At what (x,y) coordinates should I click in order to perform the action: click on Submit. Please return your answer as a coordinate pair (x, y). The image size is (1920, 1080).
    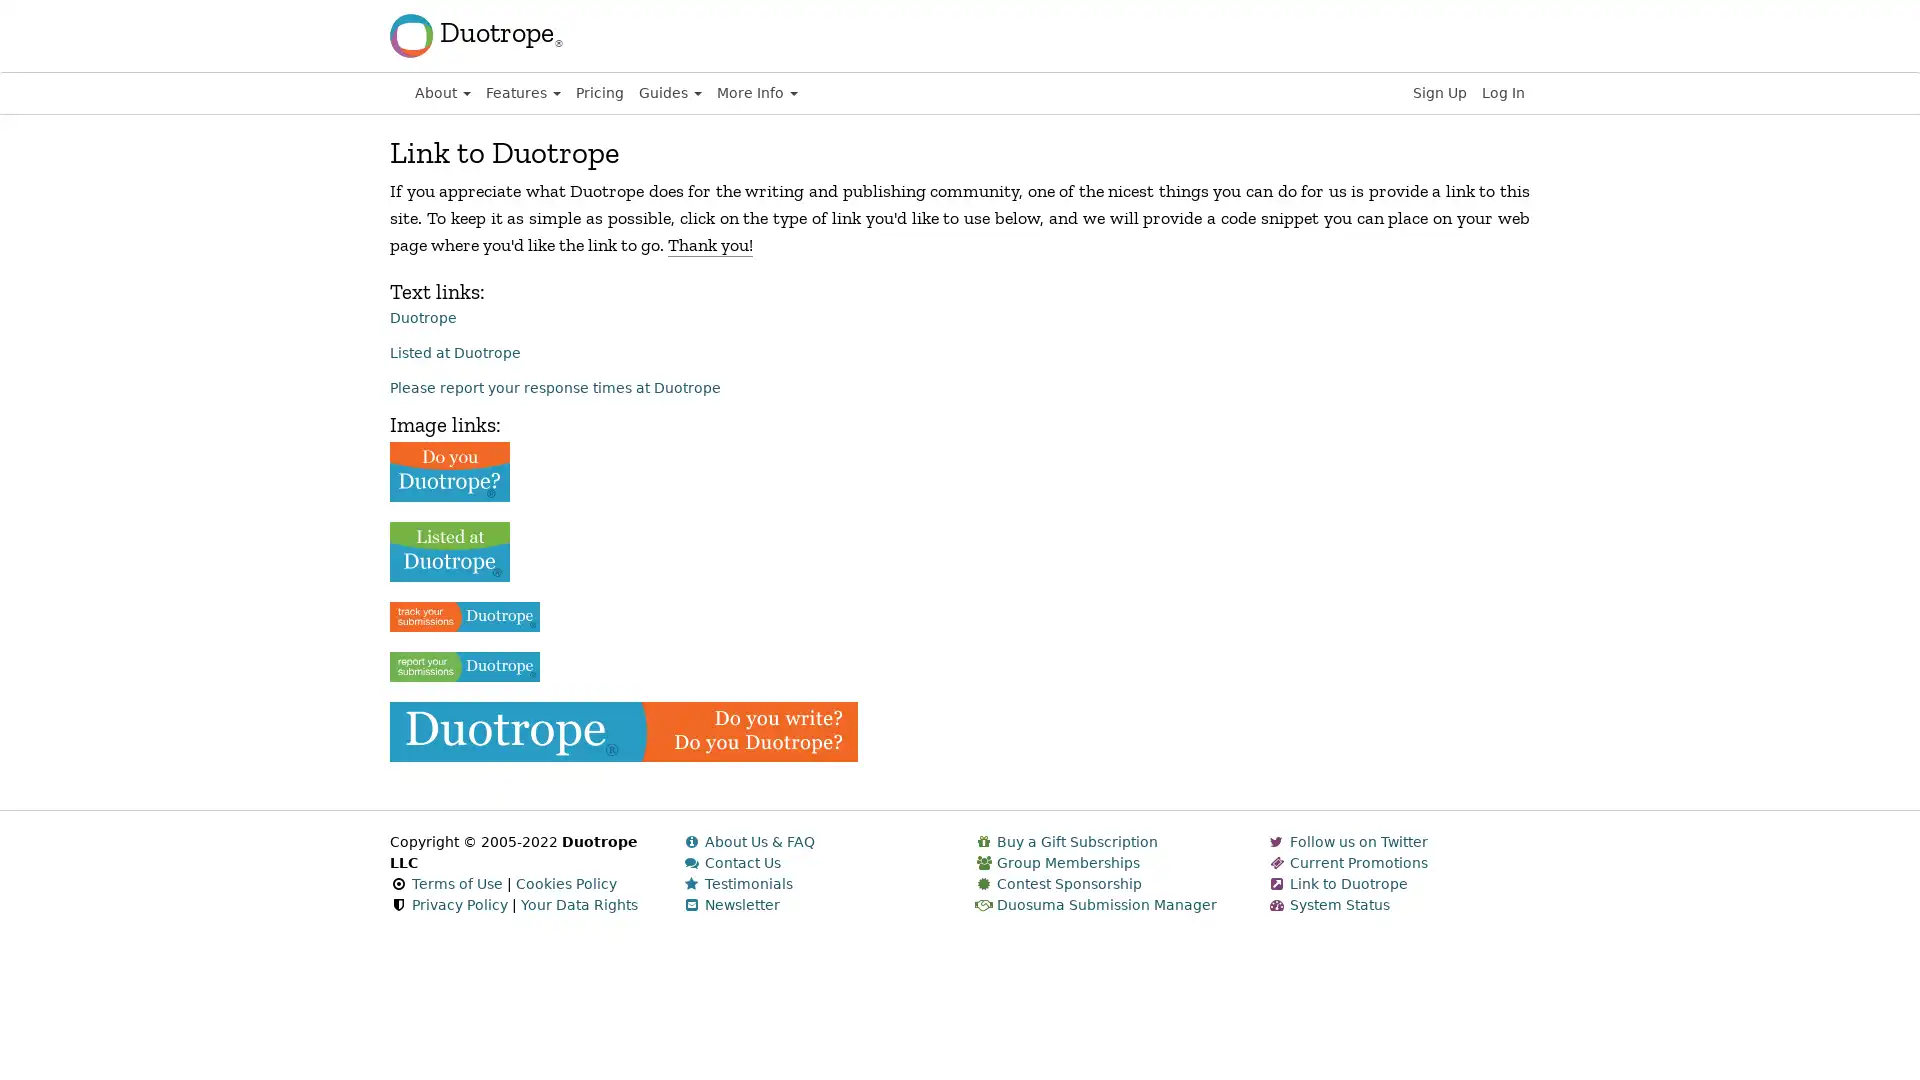
    Looking at the image, I should click on (449, 551).